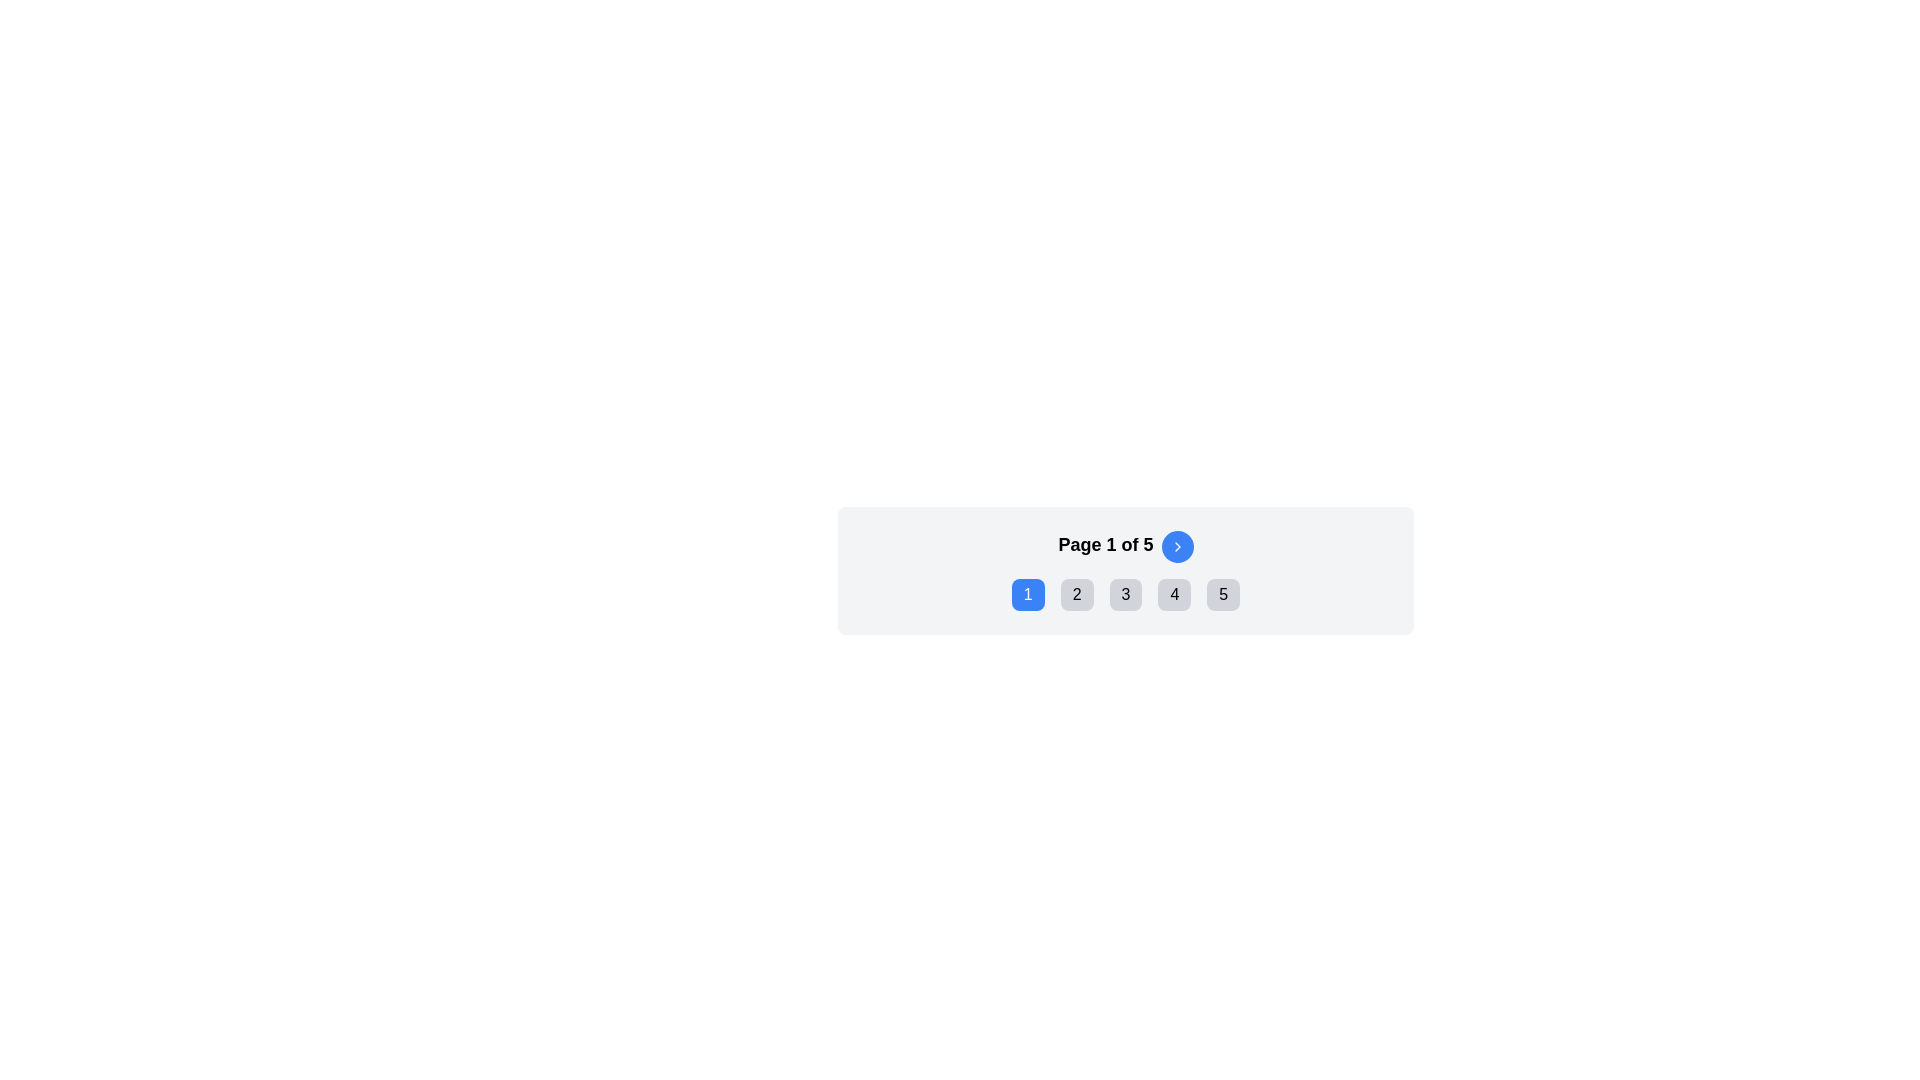  Describe the element at coordinates (1222, 593) in the screenshot. I see `the button for page 5, which is the rightmost button in a horizontal sequence of five buttons at the bottom of the interface` at that location.